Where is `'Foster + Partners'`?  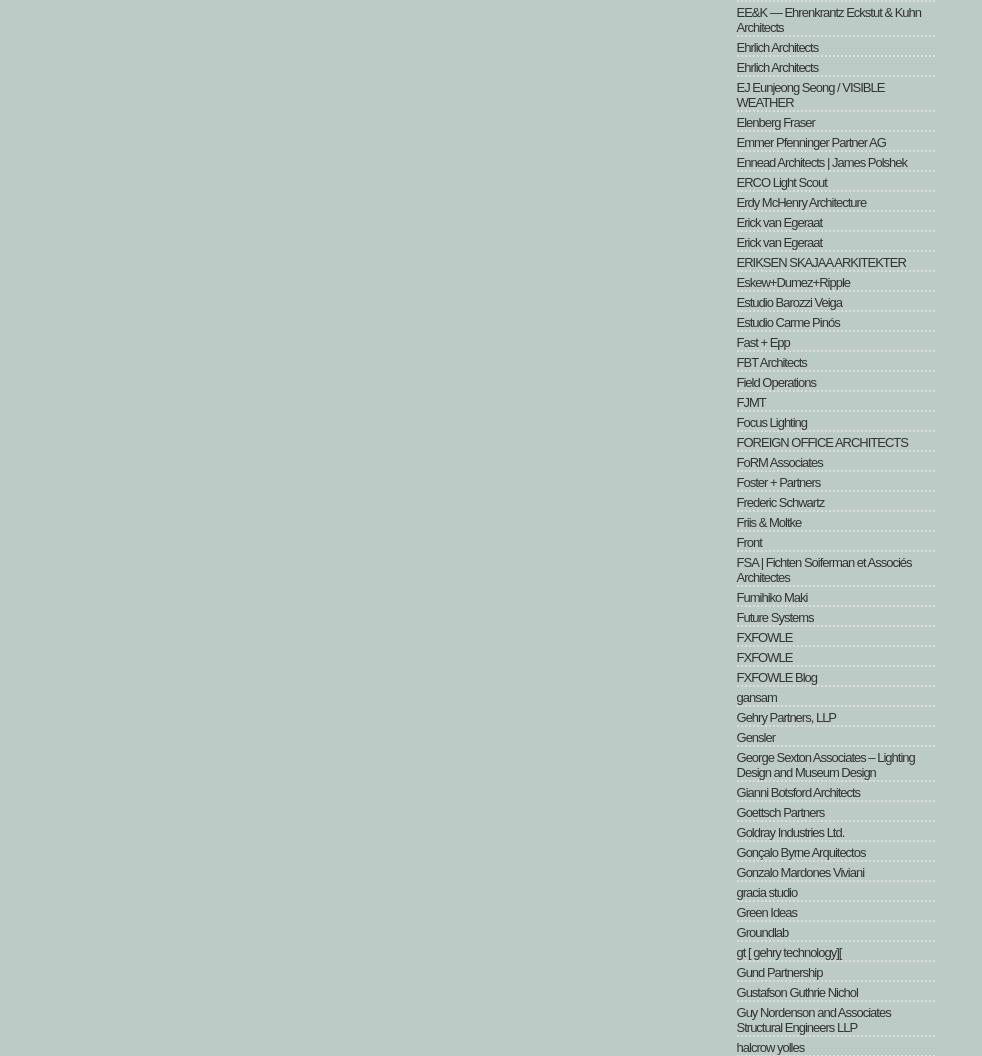
'Foster + Partners' is located at coordinates (778, 481).